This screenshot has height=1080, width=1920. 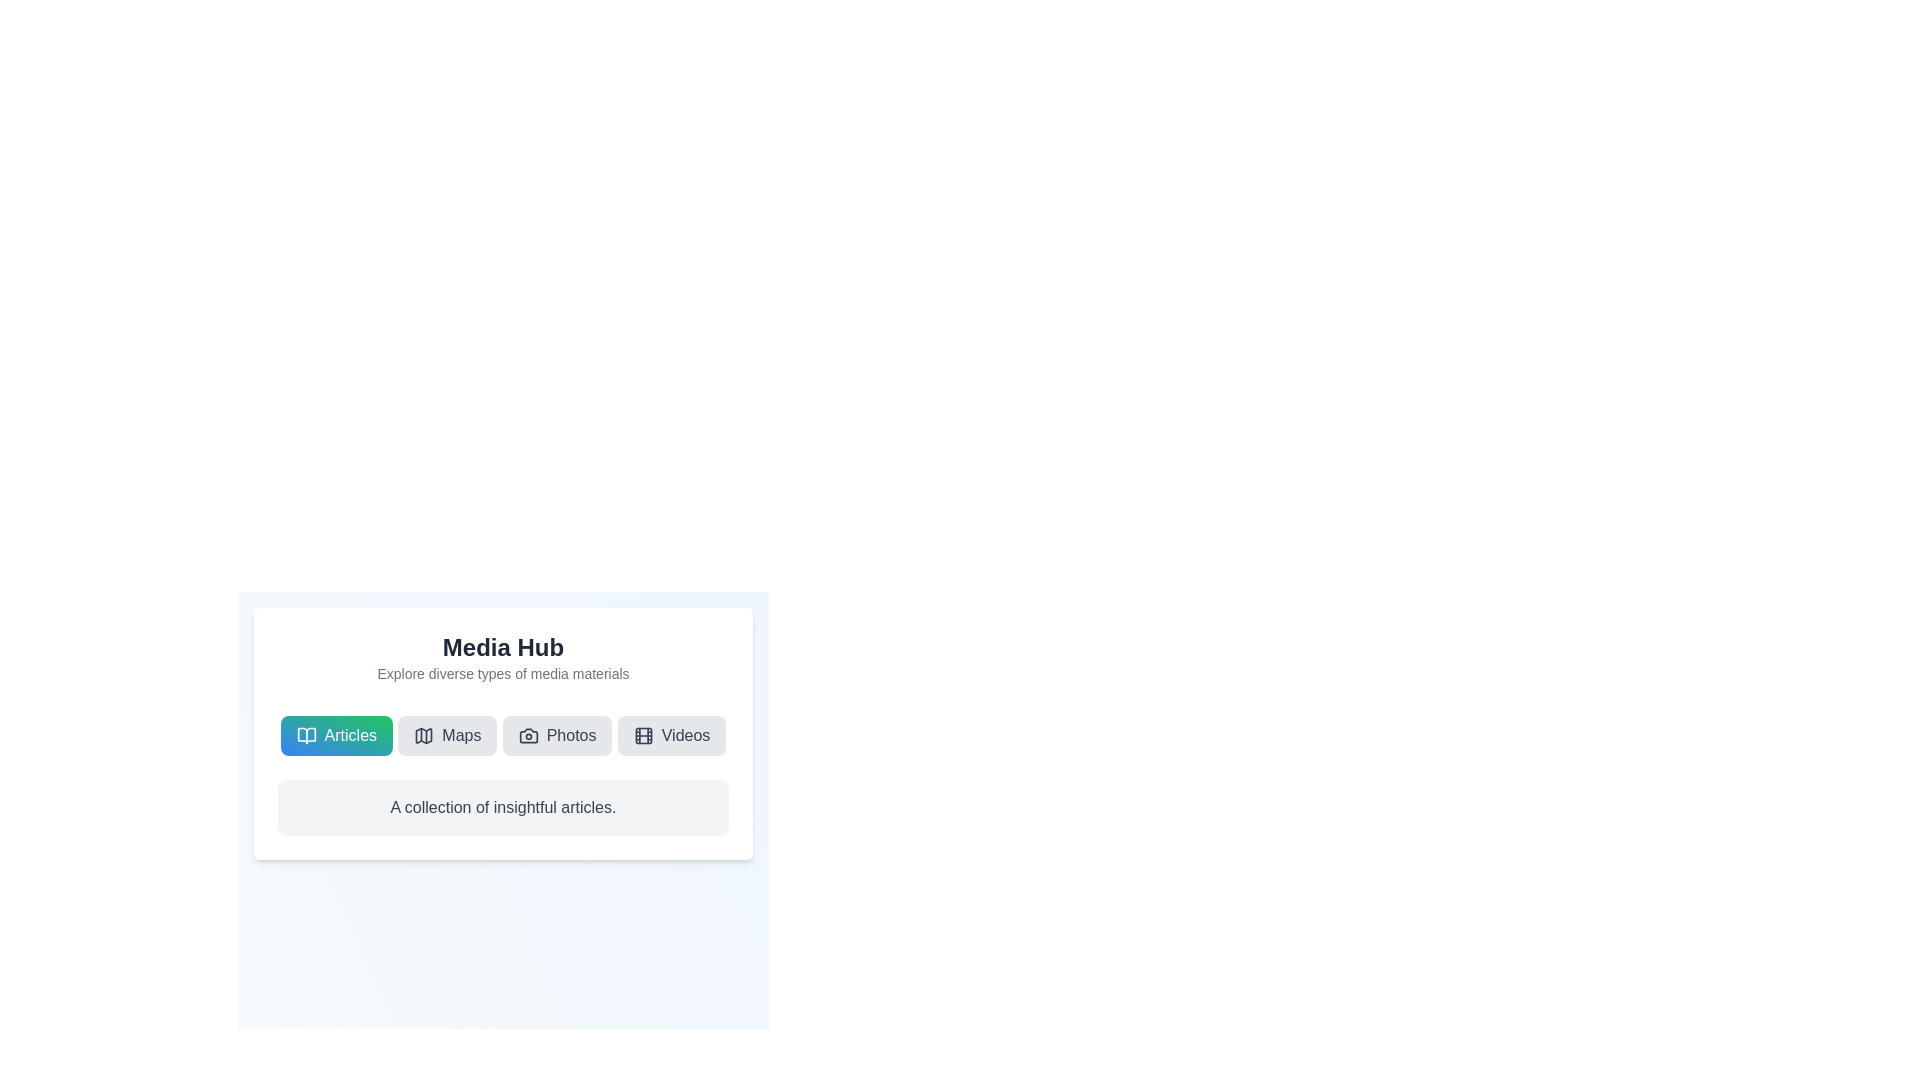 I want to click on the 'Maps' text label, which is located within a gray-toned button to the right of the 'Articles' button and left of the 'Photos' button, so click(x=460, y=736).